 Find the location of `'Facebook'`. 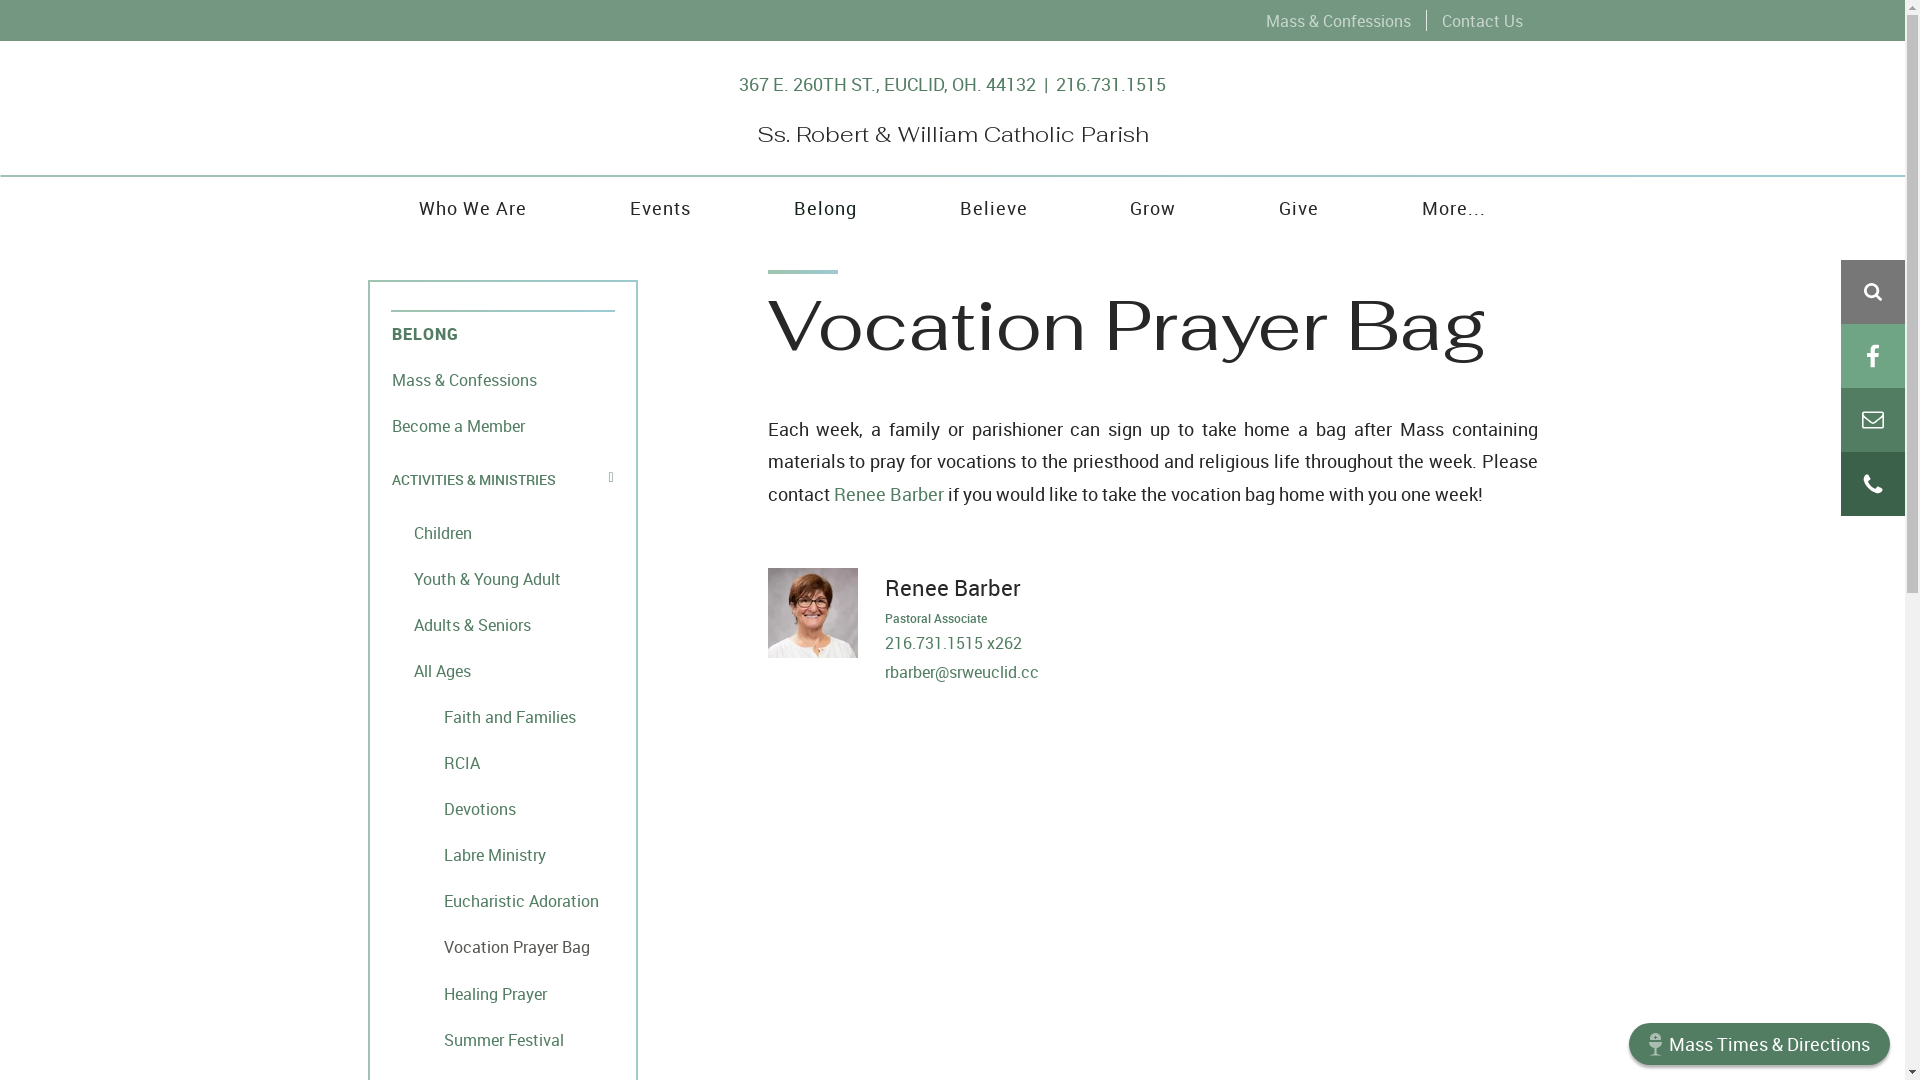

'Facebook' is located at coordinates (1871, 354).